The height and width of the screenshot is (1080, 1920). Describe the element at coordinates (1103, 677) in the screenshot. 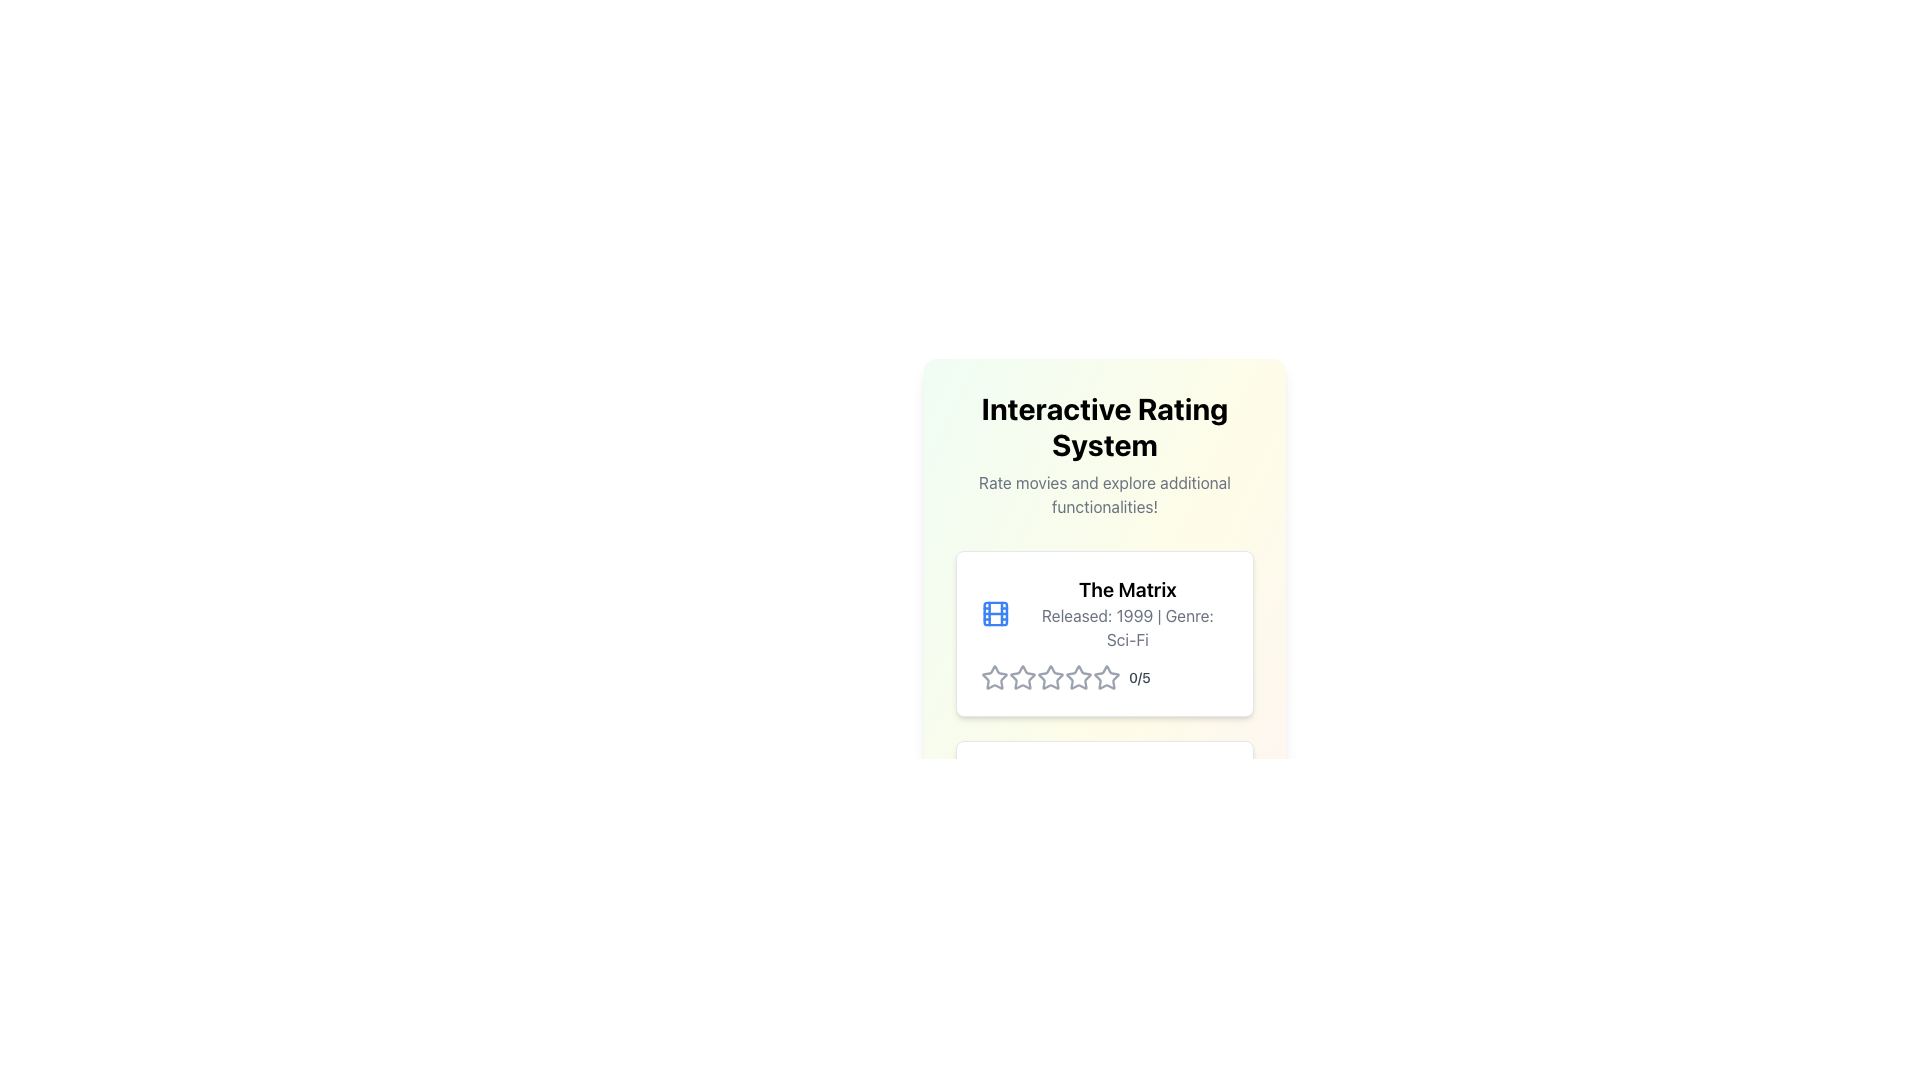

I see `one of the outlined stars in the Rating component below the movie 'The Matrix' to assign a rating` at that location.